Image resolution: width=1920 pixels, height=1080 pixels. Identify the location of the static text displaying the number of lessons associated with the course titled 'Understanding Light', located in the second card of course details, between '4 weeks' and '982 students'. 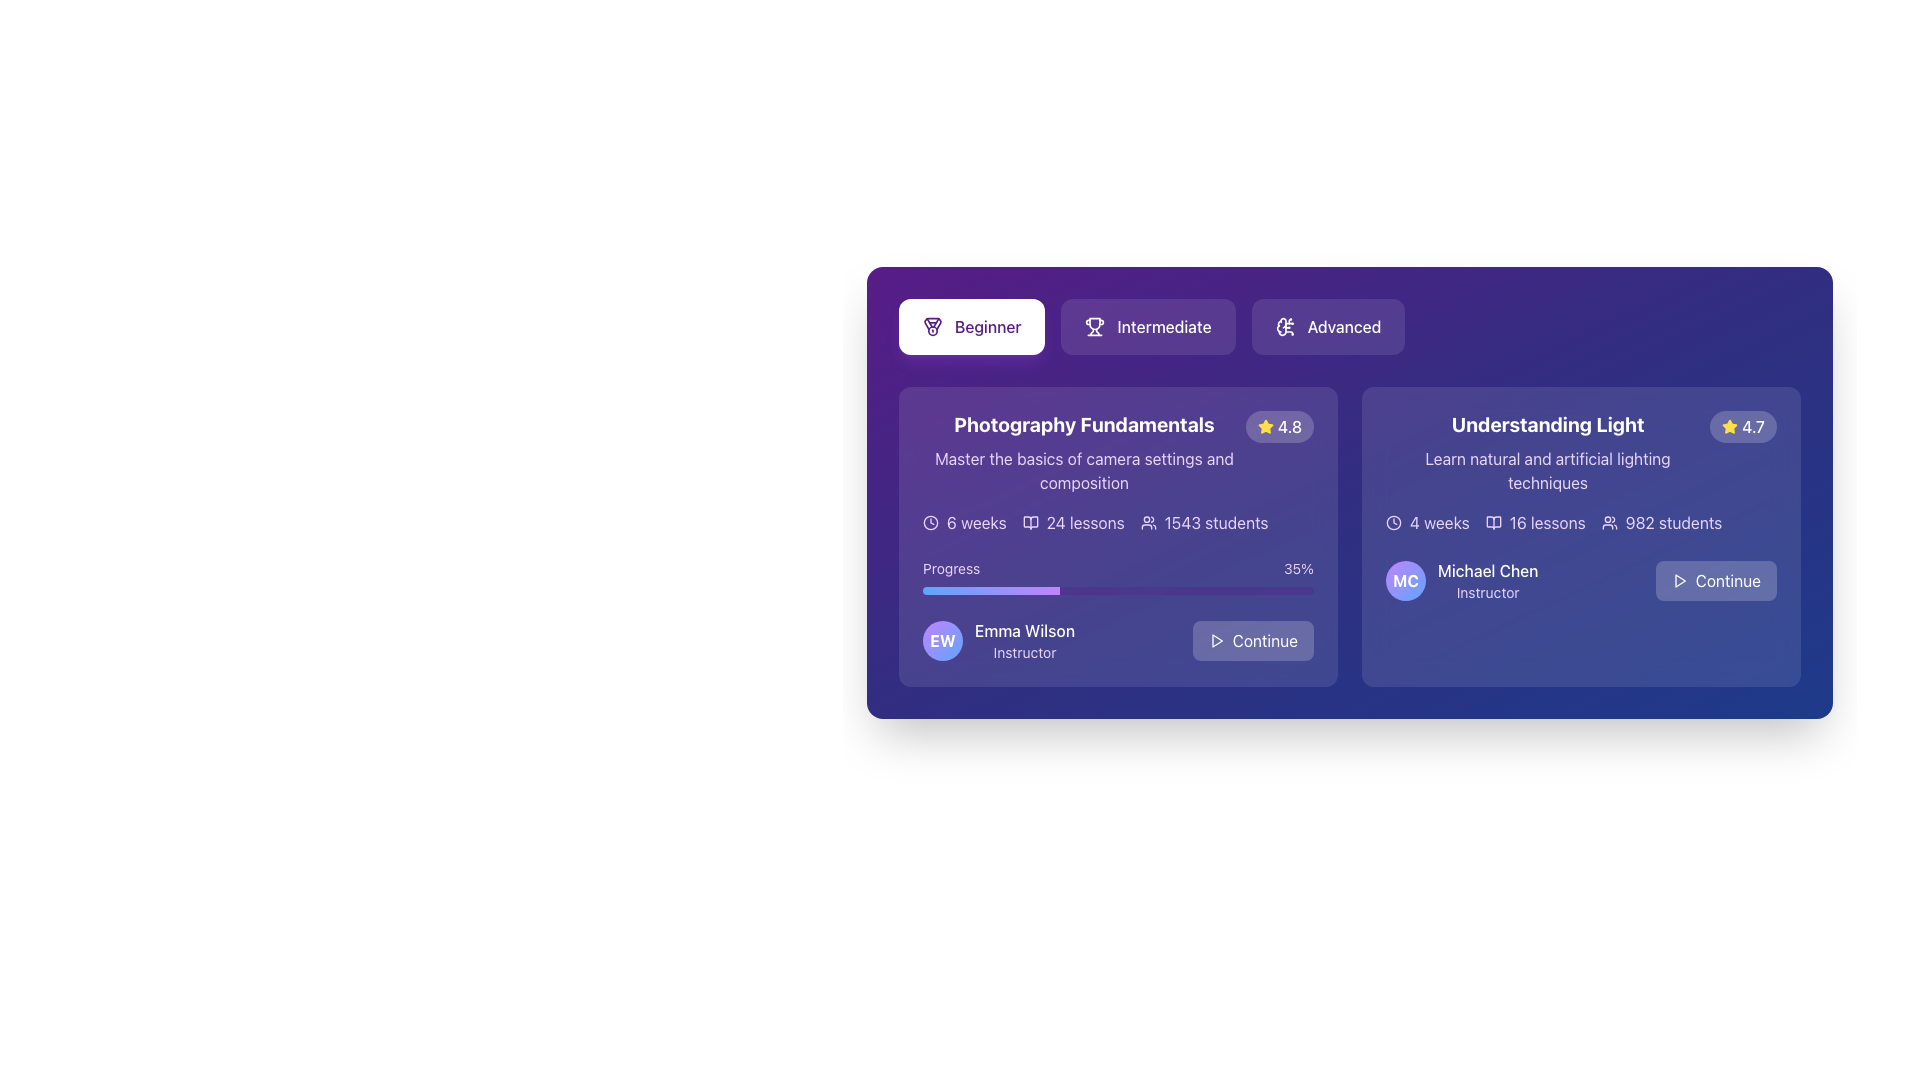
(1534, 522).